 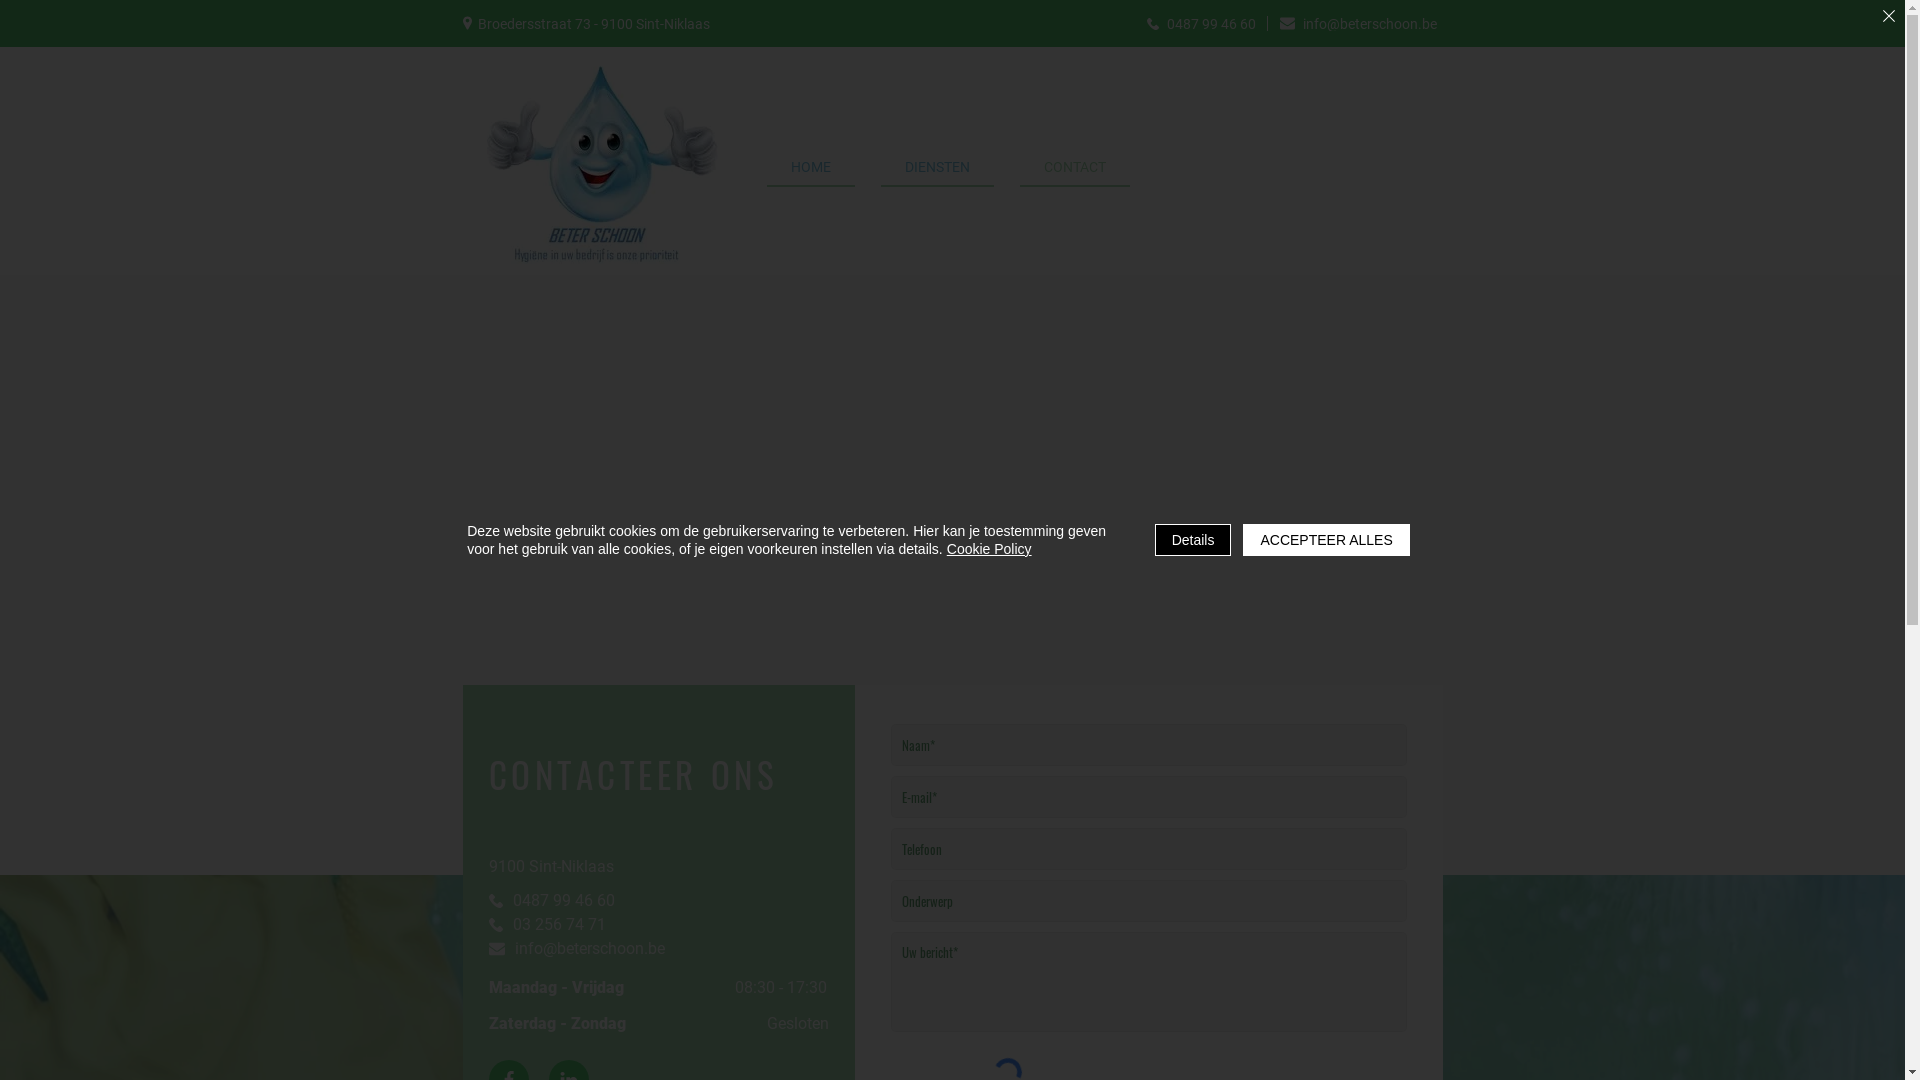 I want to click on 'HOME', so click(x=765, y=167).